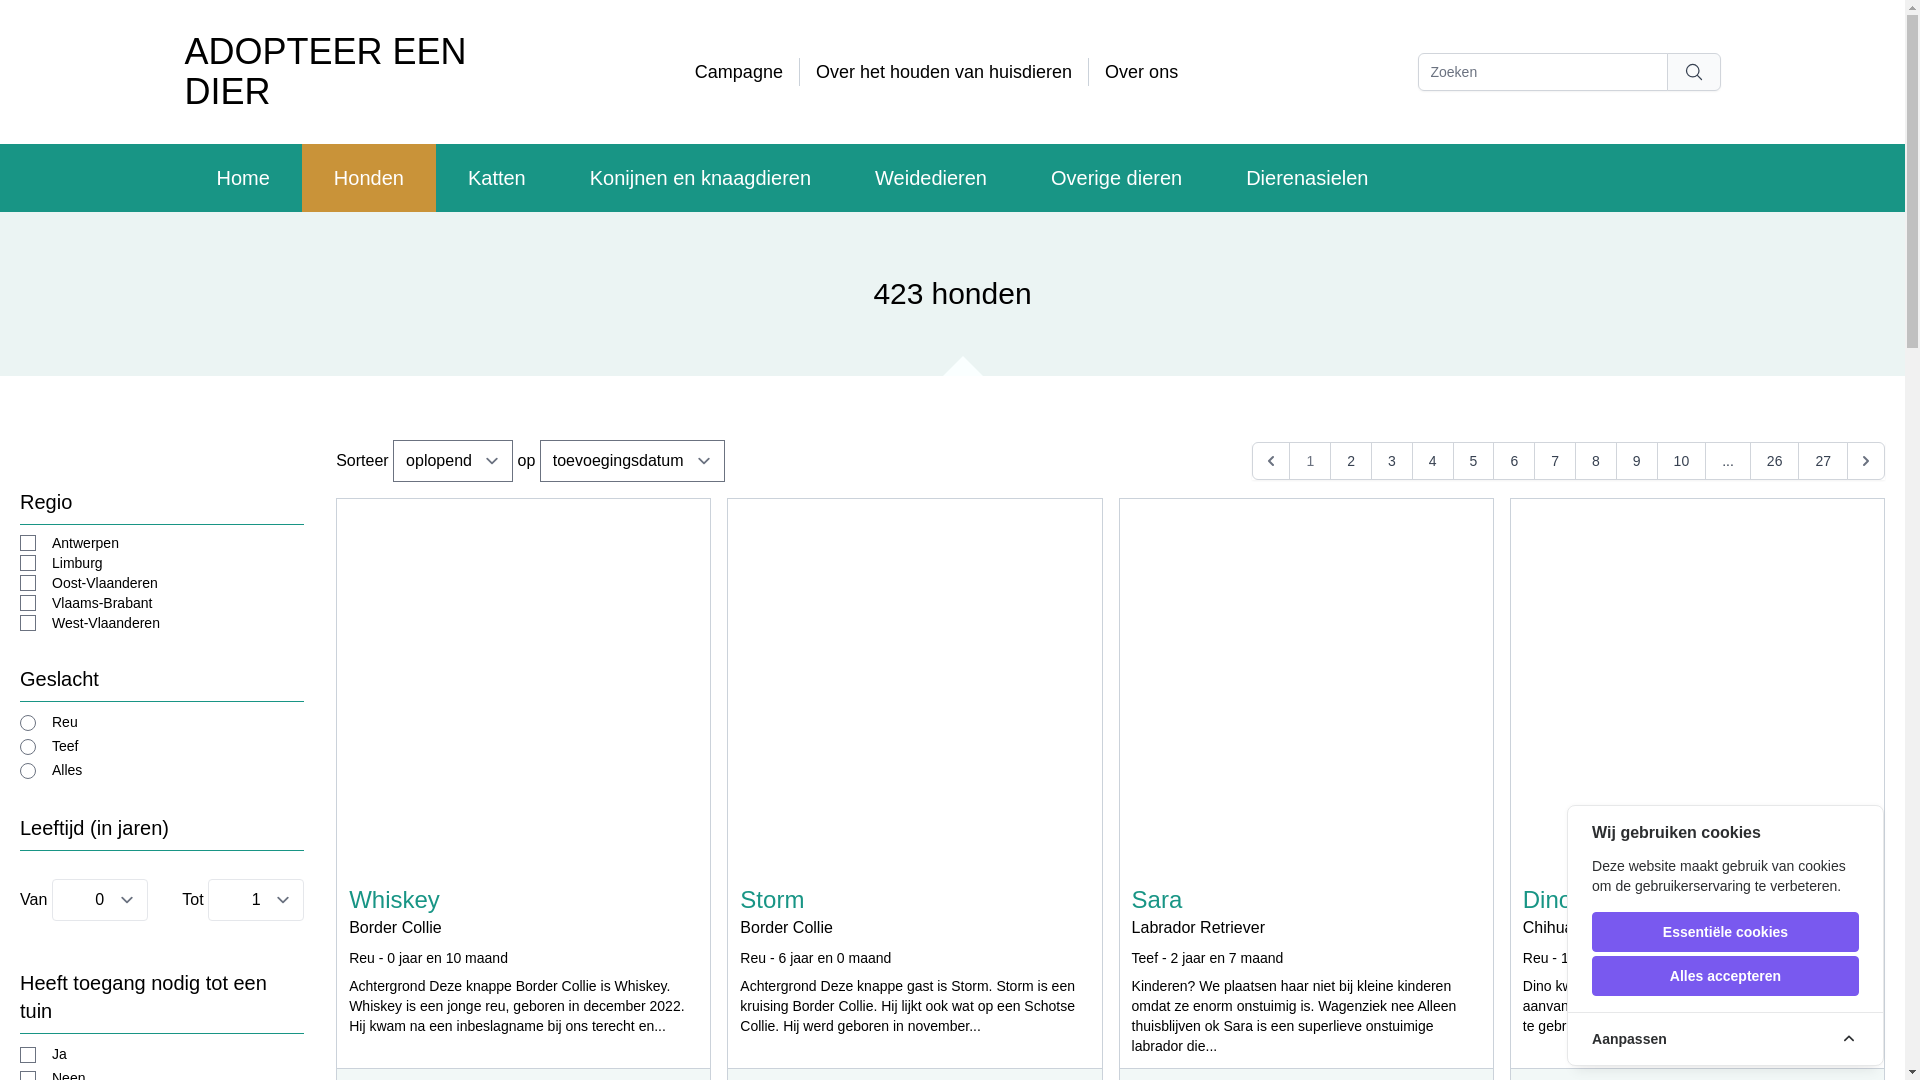 This screenshot has height=1080, width=1920. I want to click on '3', so click(1391, 461).